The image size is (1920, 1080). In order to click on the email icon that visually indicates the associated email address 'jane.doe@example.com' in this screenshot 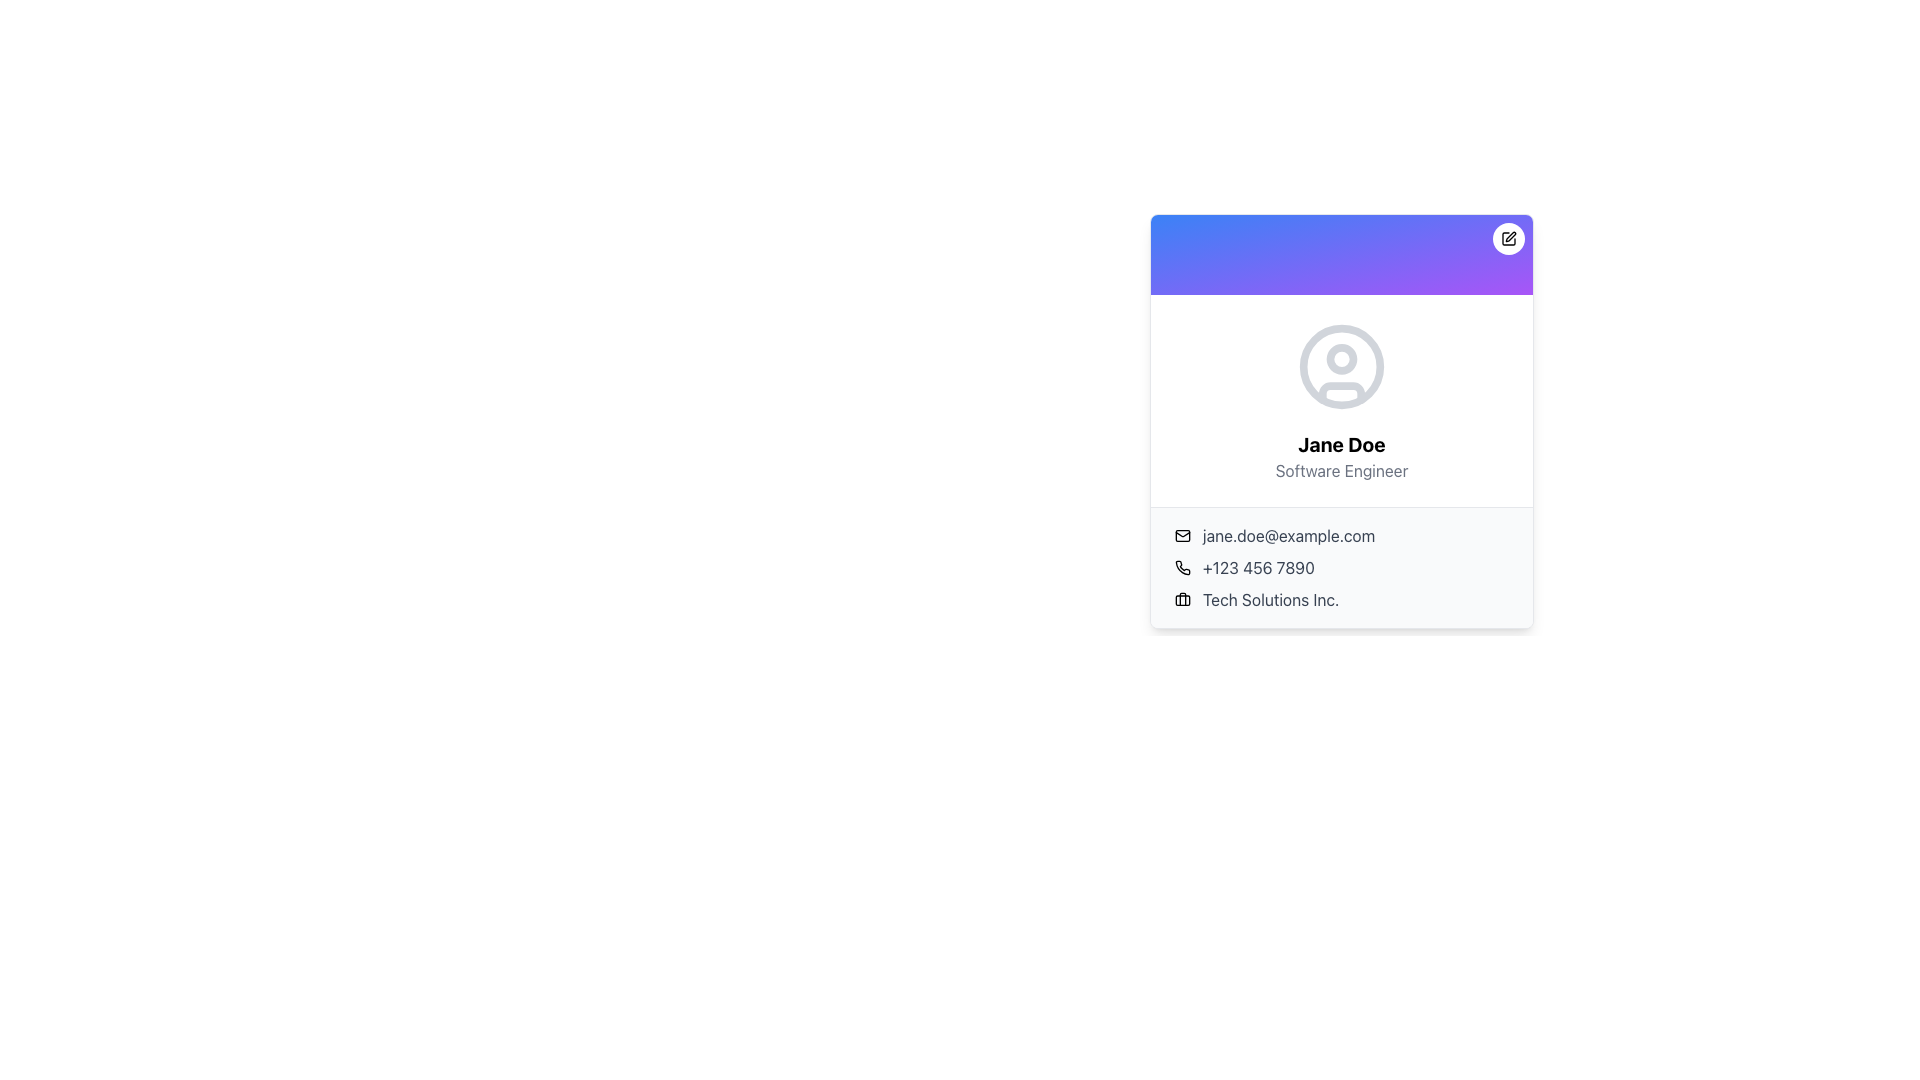, I will do `click(1182, 535)`.